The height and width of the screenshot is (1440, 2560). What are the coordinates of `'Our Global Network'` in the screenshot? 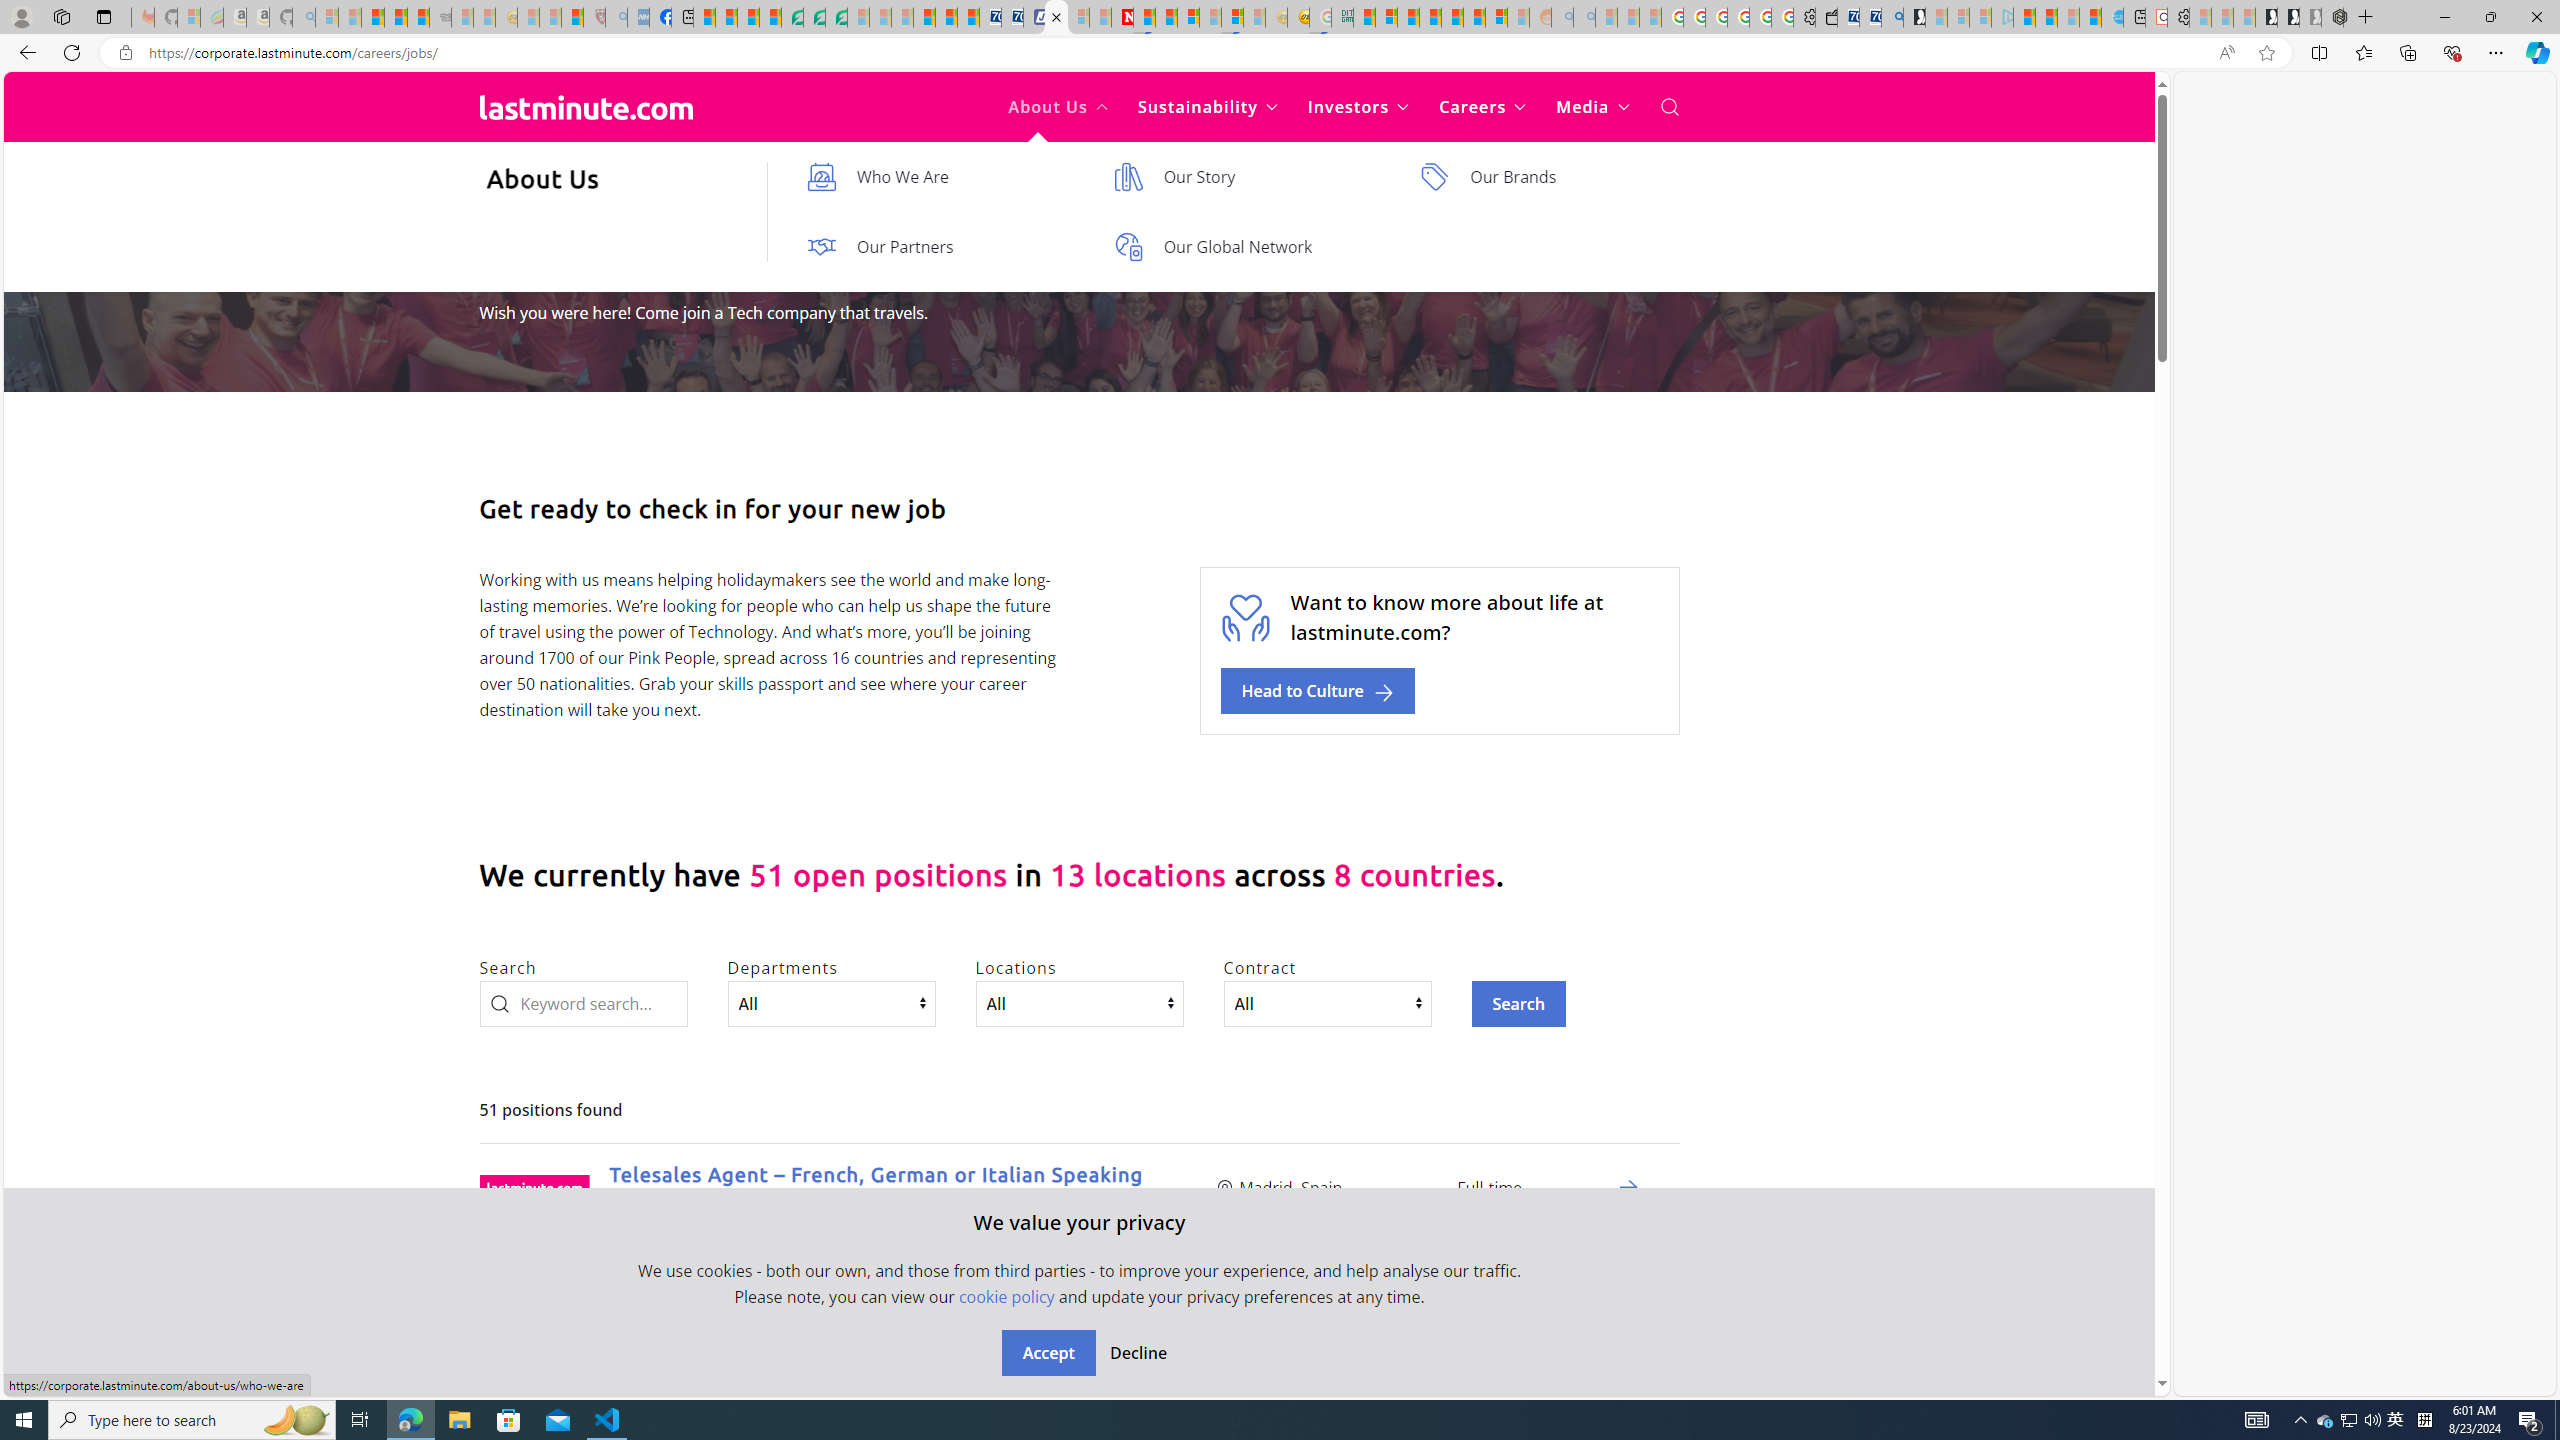 It's located at (1246, 245).